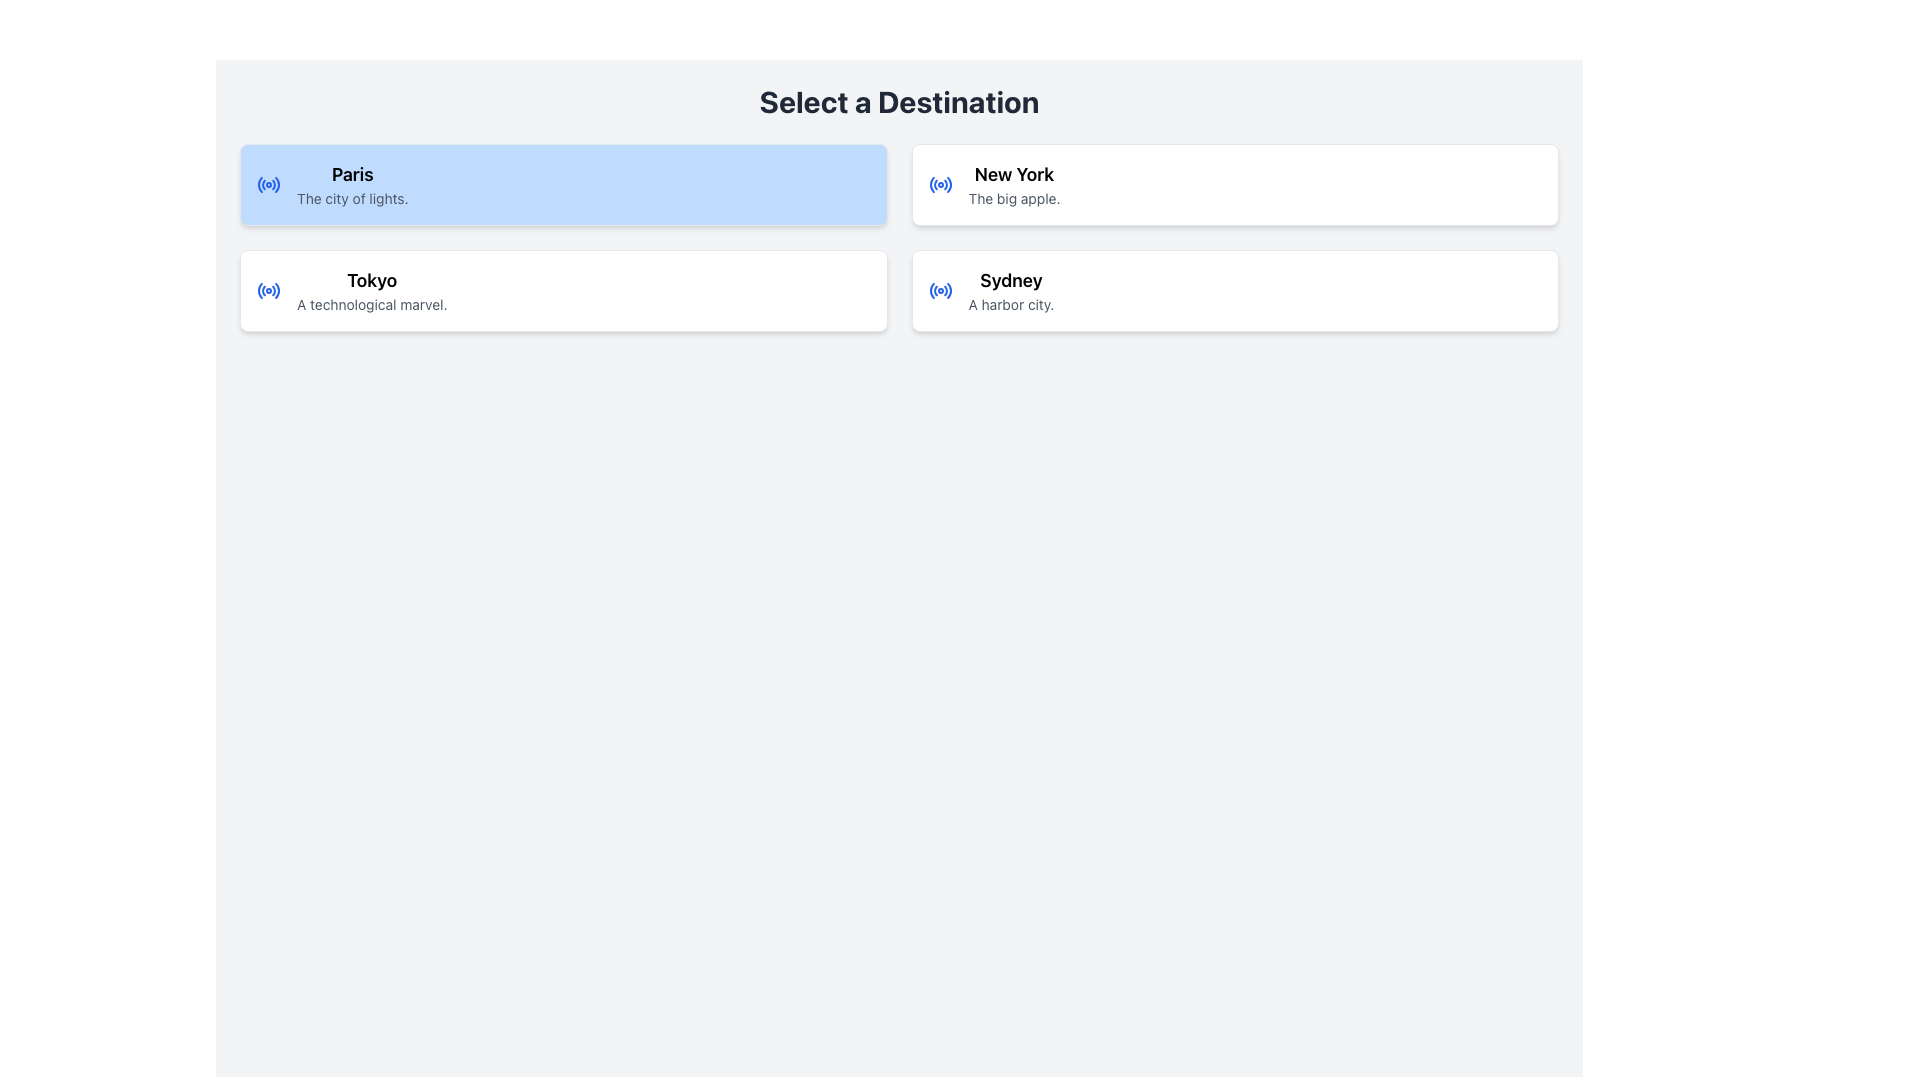 The image size is (1920, 1080). What do you see at coordinates (267, 185) in the screenshot?
I see `the radio button for 'Paris'` at bounding box center [267, 185].